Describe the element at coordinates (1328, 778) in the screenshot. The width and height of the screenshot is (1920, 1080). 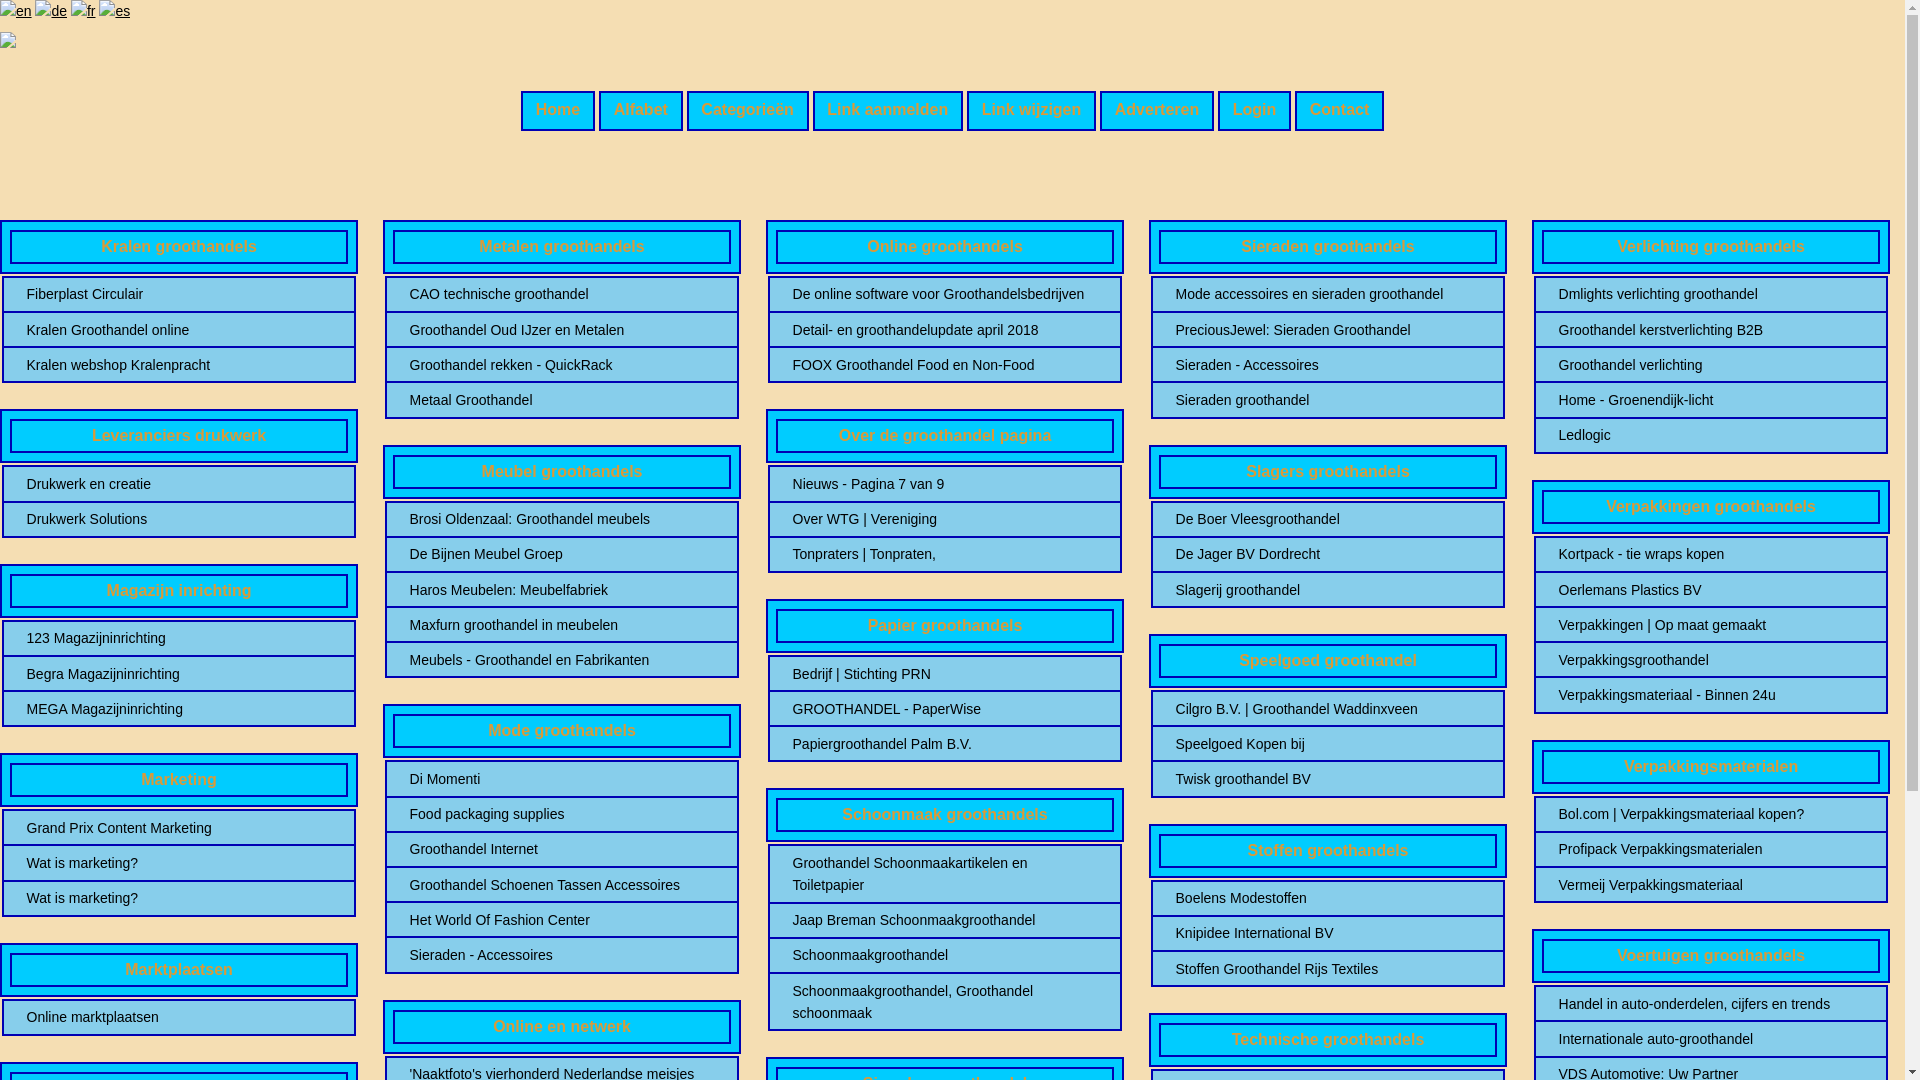
I see `'Twisk groothandel BV'` at that location.